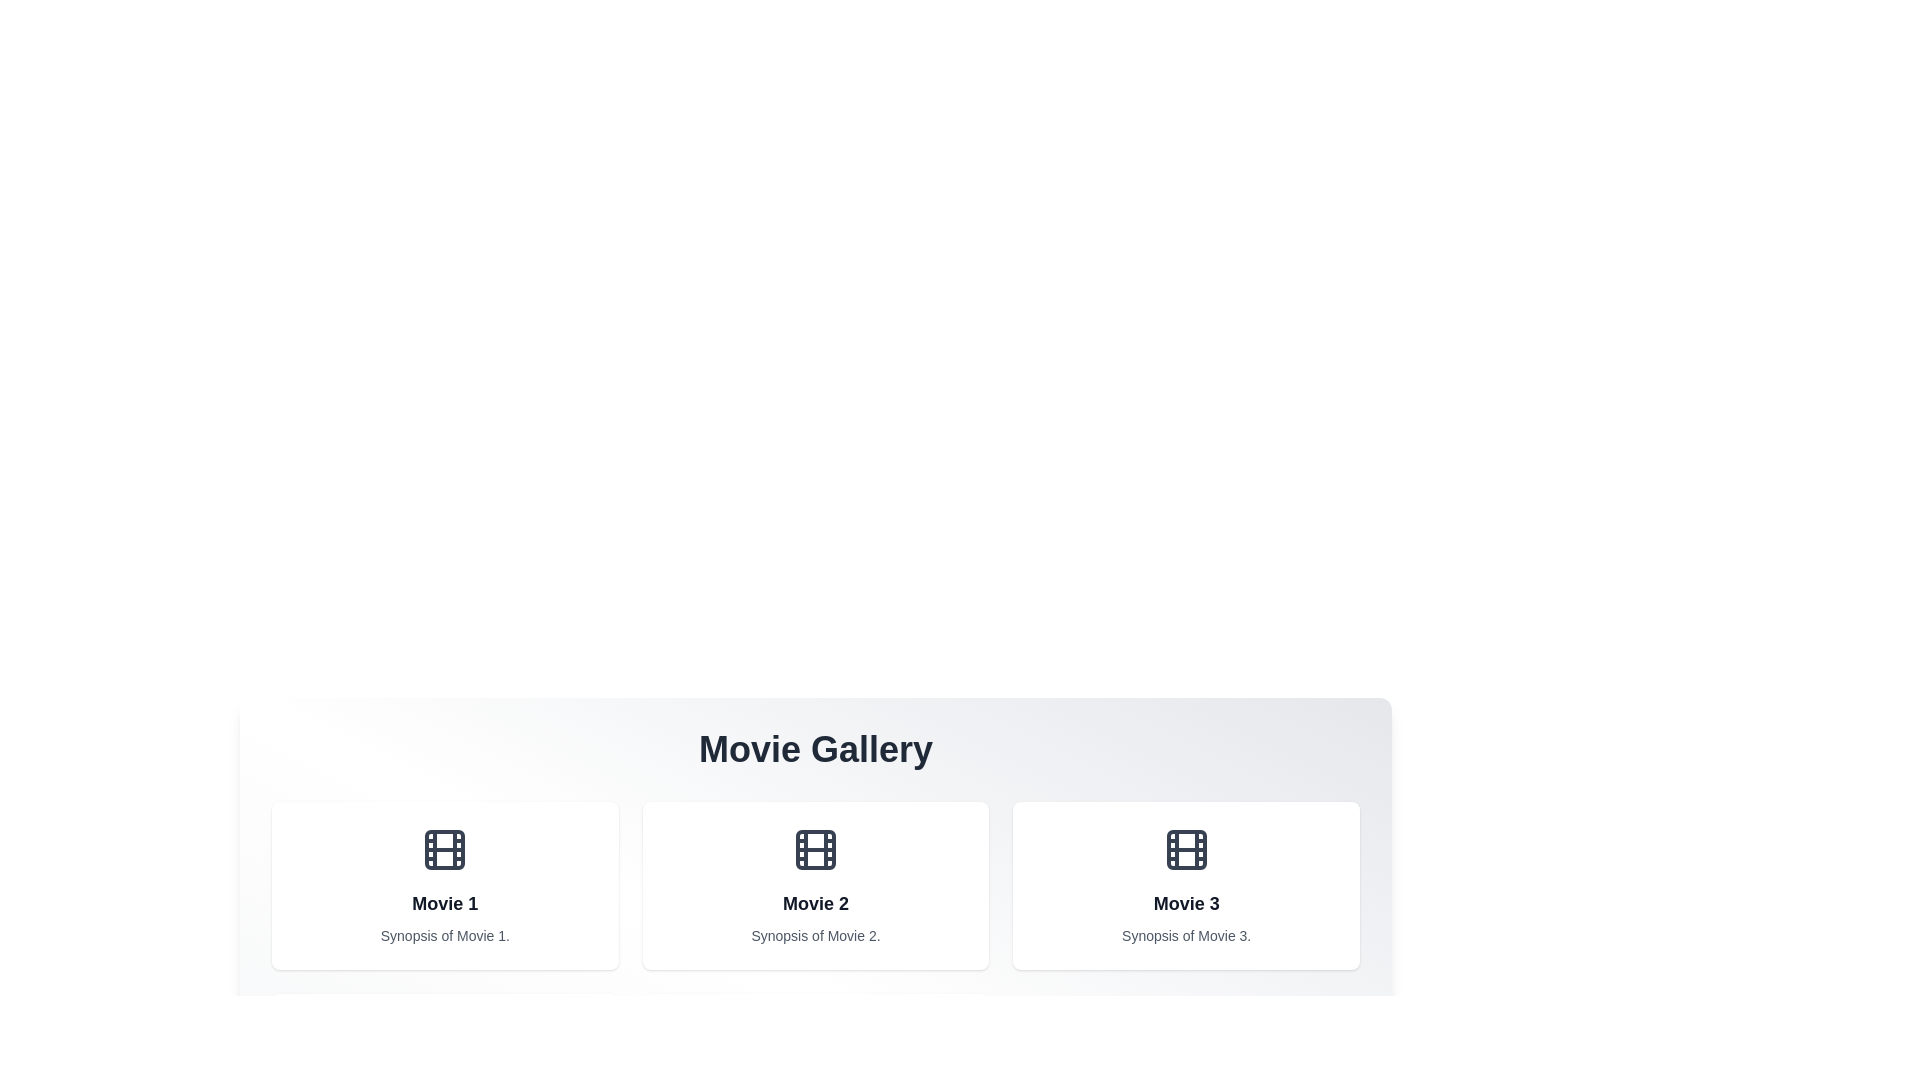  What do you see at coordinates (1186, 936) in the screenshot?
I see `the text label displaying the synopsis for 'Movie 3', located in the third card under the 'Movie Gallery' header` at bounding box center [1186, 936].